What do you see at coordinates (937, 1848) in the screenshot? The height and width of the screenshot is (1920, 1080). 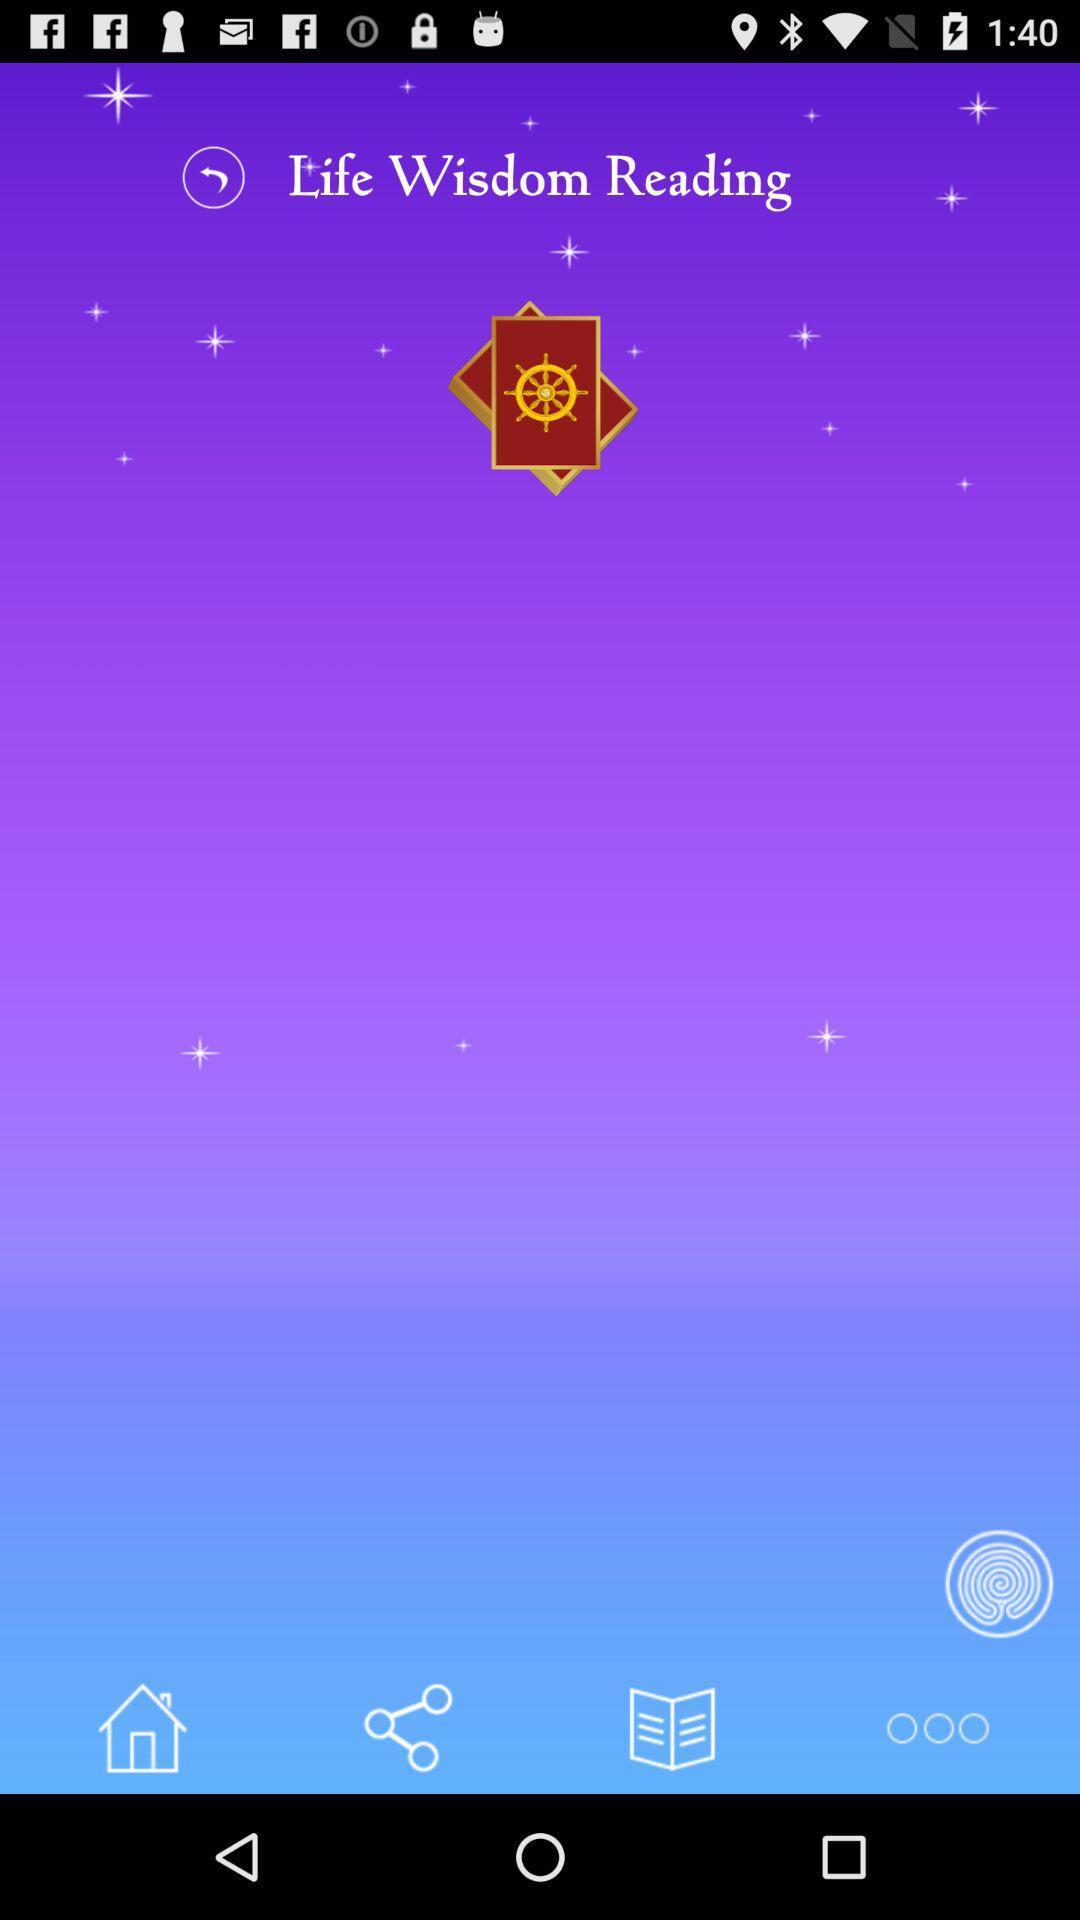 I see `the more icon` at bounding box center [937, 1848].